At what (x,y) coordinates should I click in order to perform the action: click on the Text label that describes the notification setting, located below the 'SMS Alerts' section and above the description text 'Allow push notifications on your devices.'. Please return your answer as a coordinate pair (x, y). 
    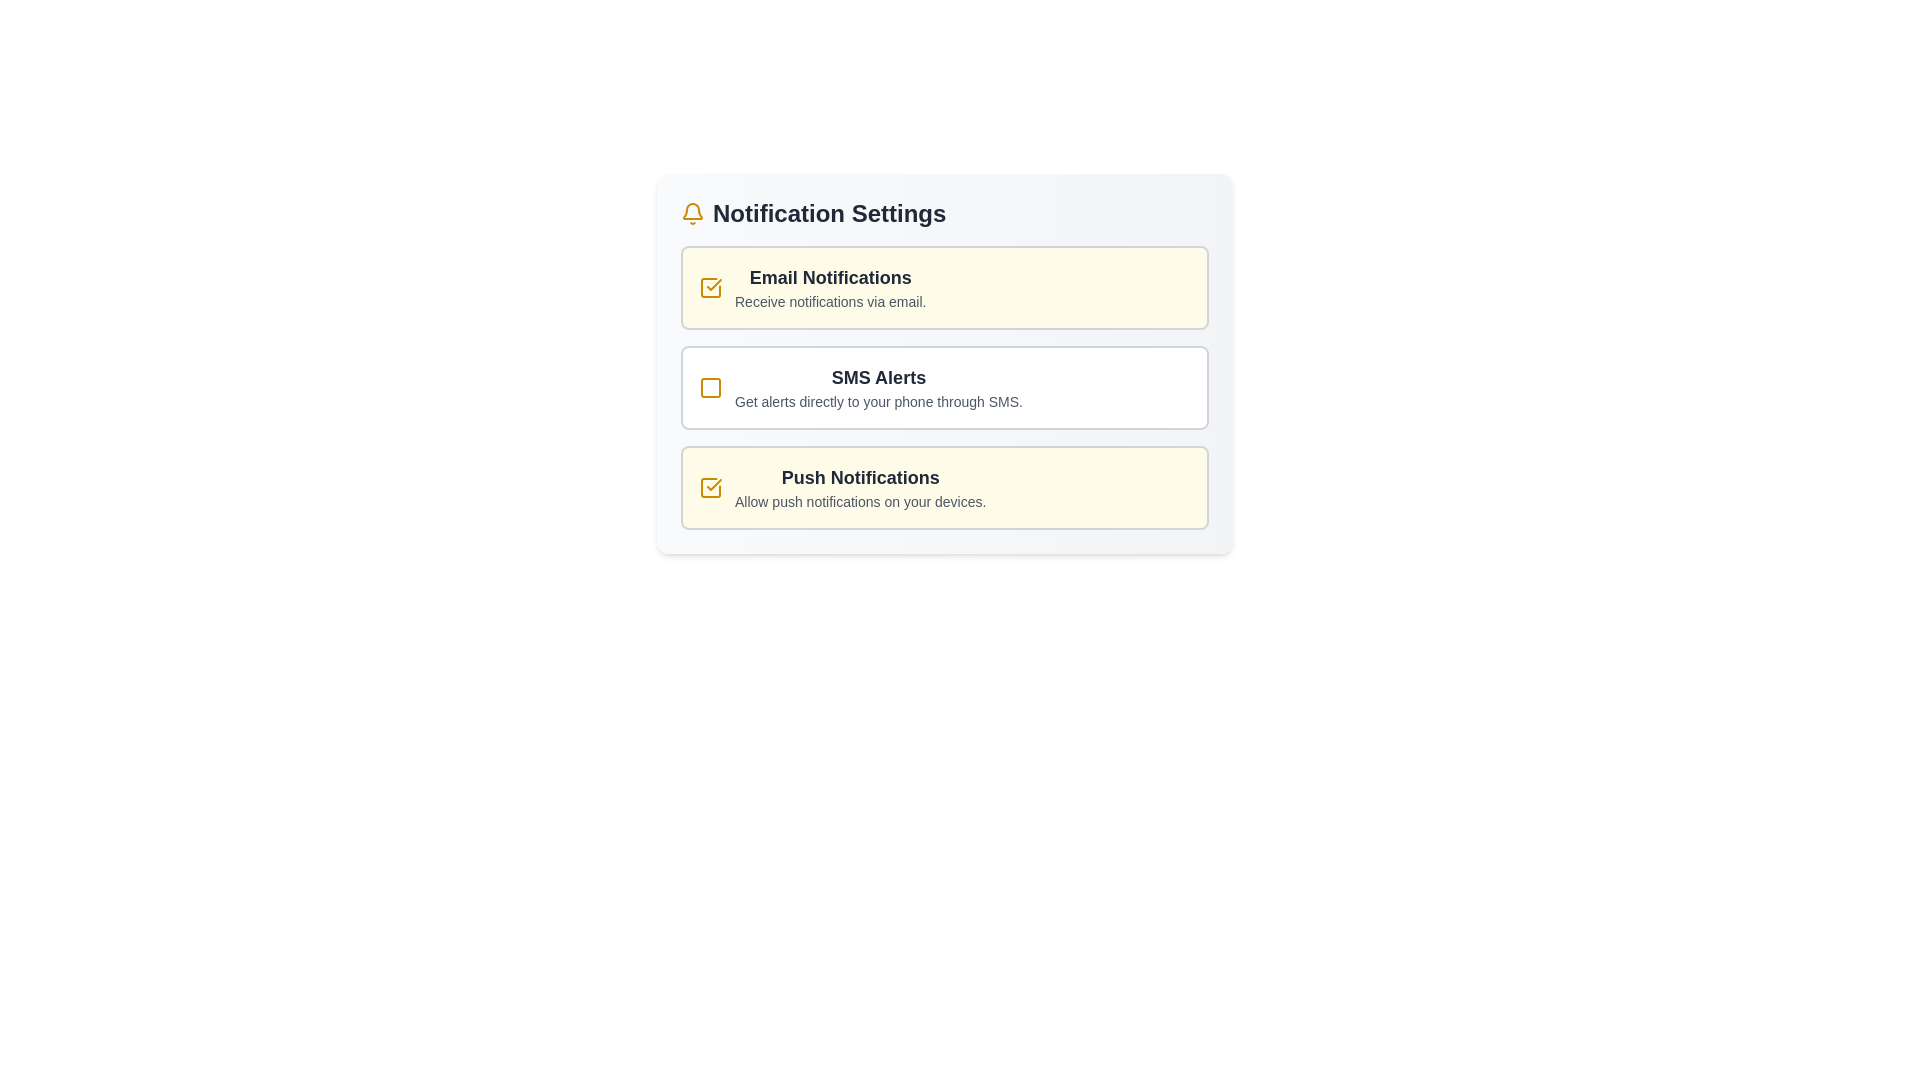
    Looking at the image, I should click on (860, 478).